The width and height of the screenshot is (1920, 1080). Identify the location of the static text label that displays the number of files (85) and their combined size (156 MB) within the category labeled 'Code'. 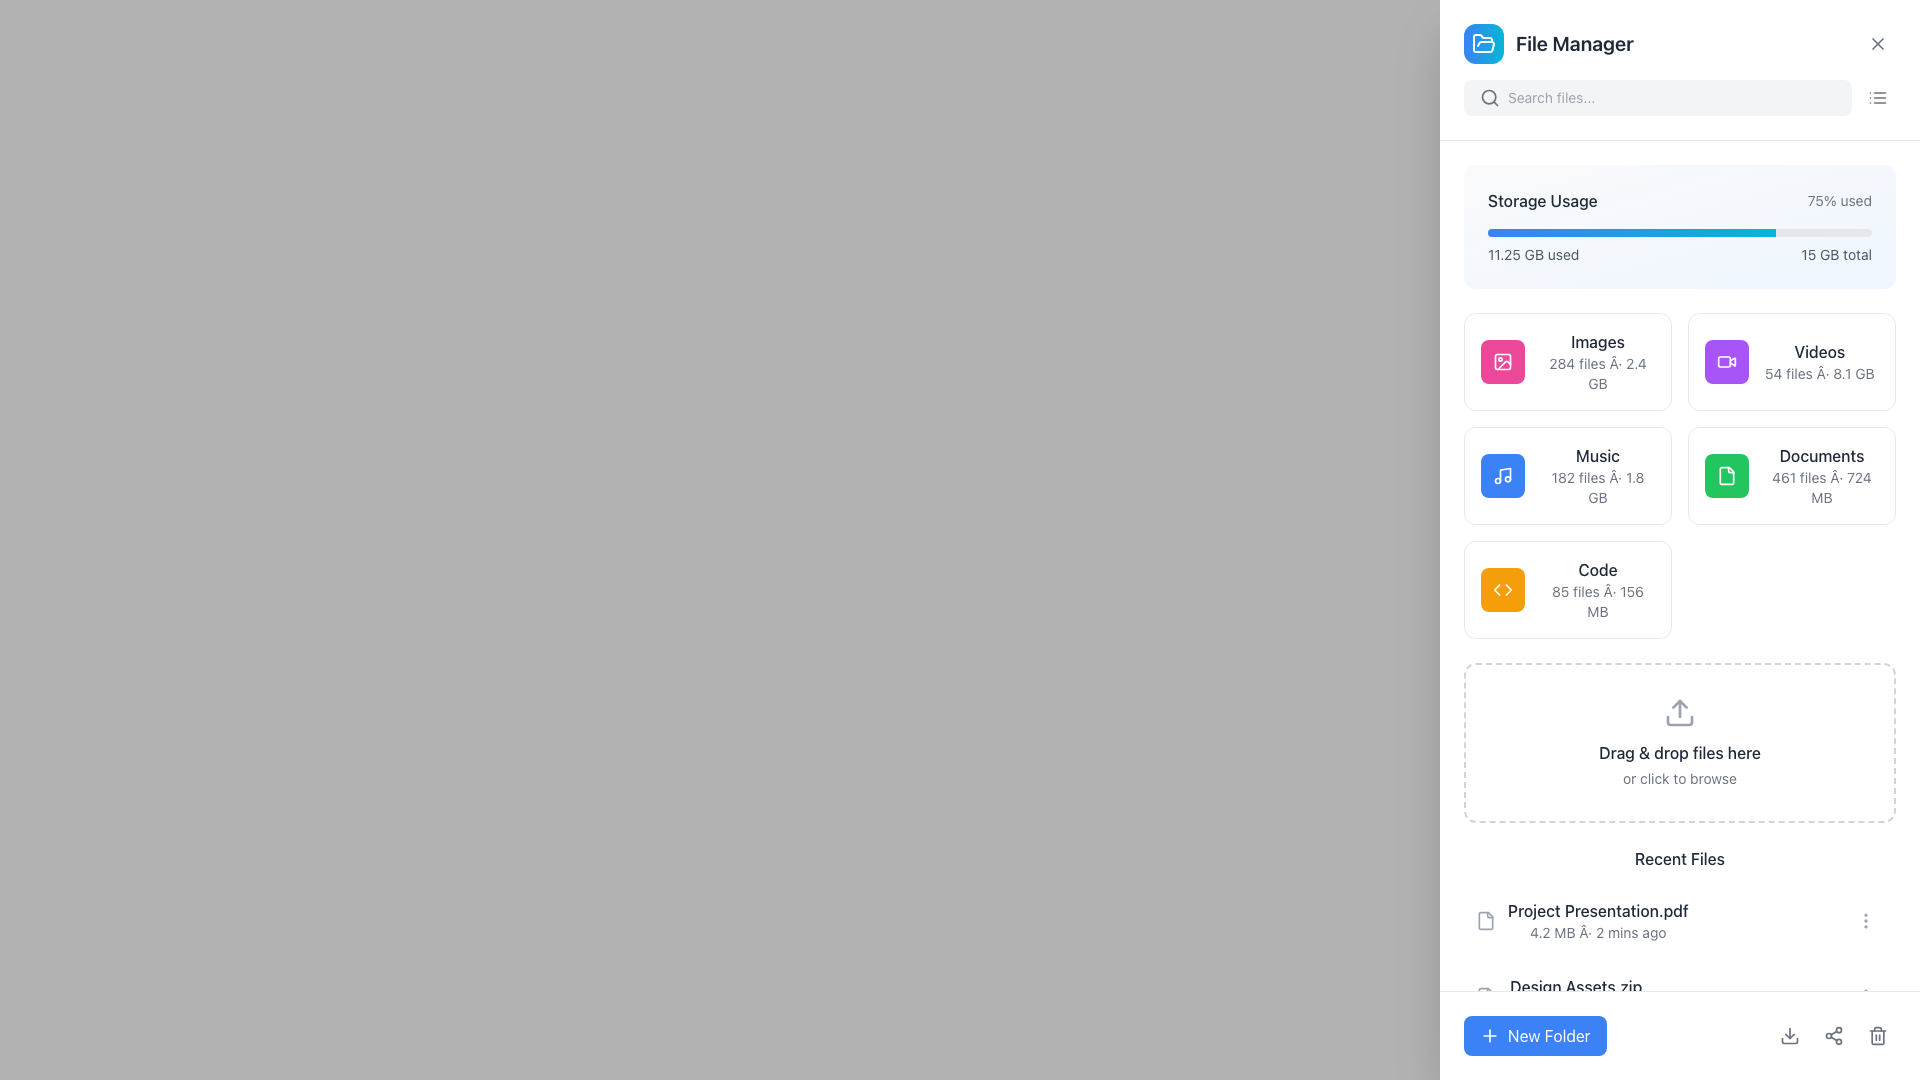
(1597, 600).